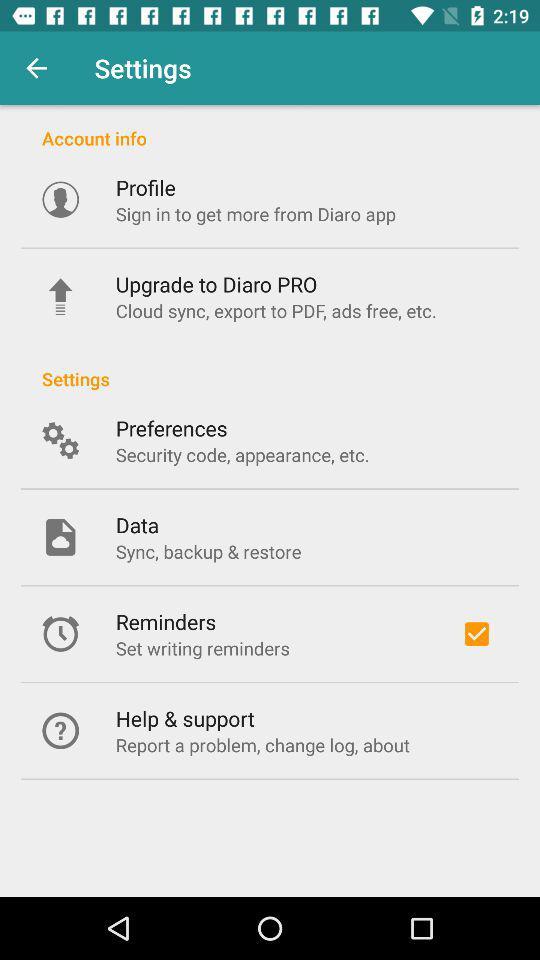 This screenshot has width=540, height=960. Describe the element at coordinates (475, 633) in the screenshot. I see `icon to the right of set writing reminders icon` at that location.